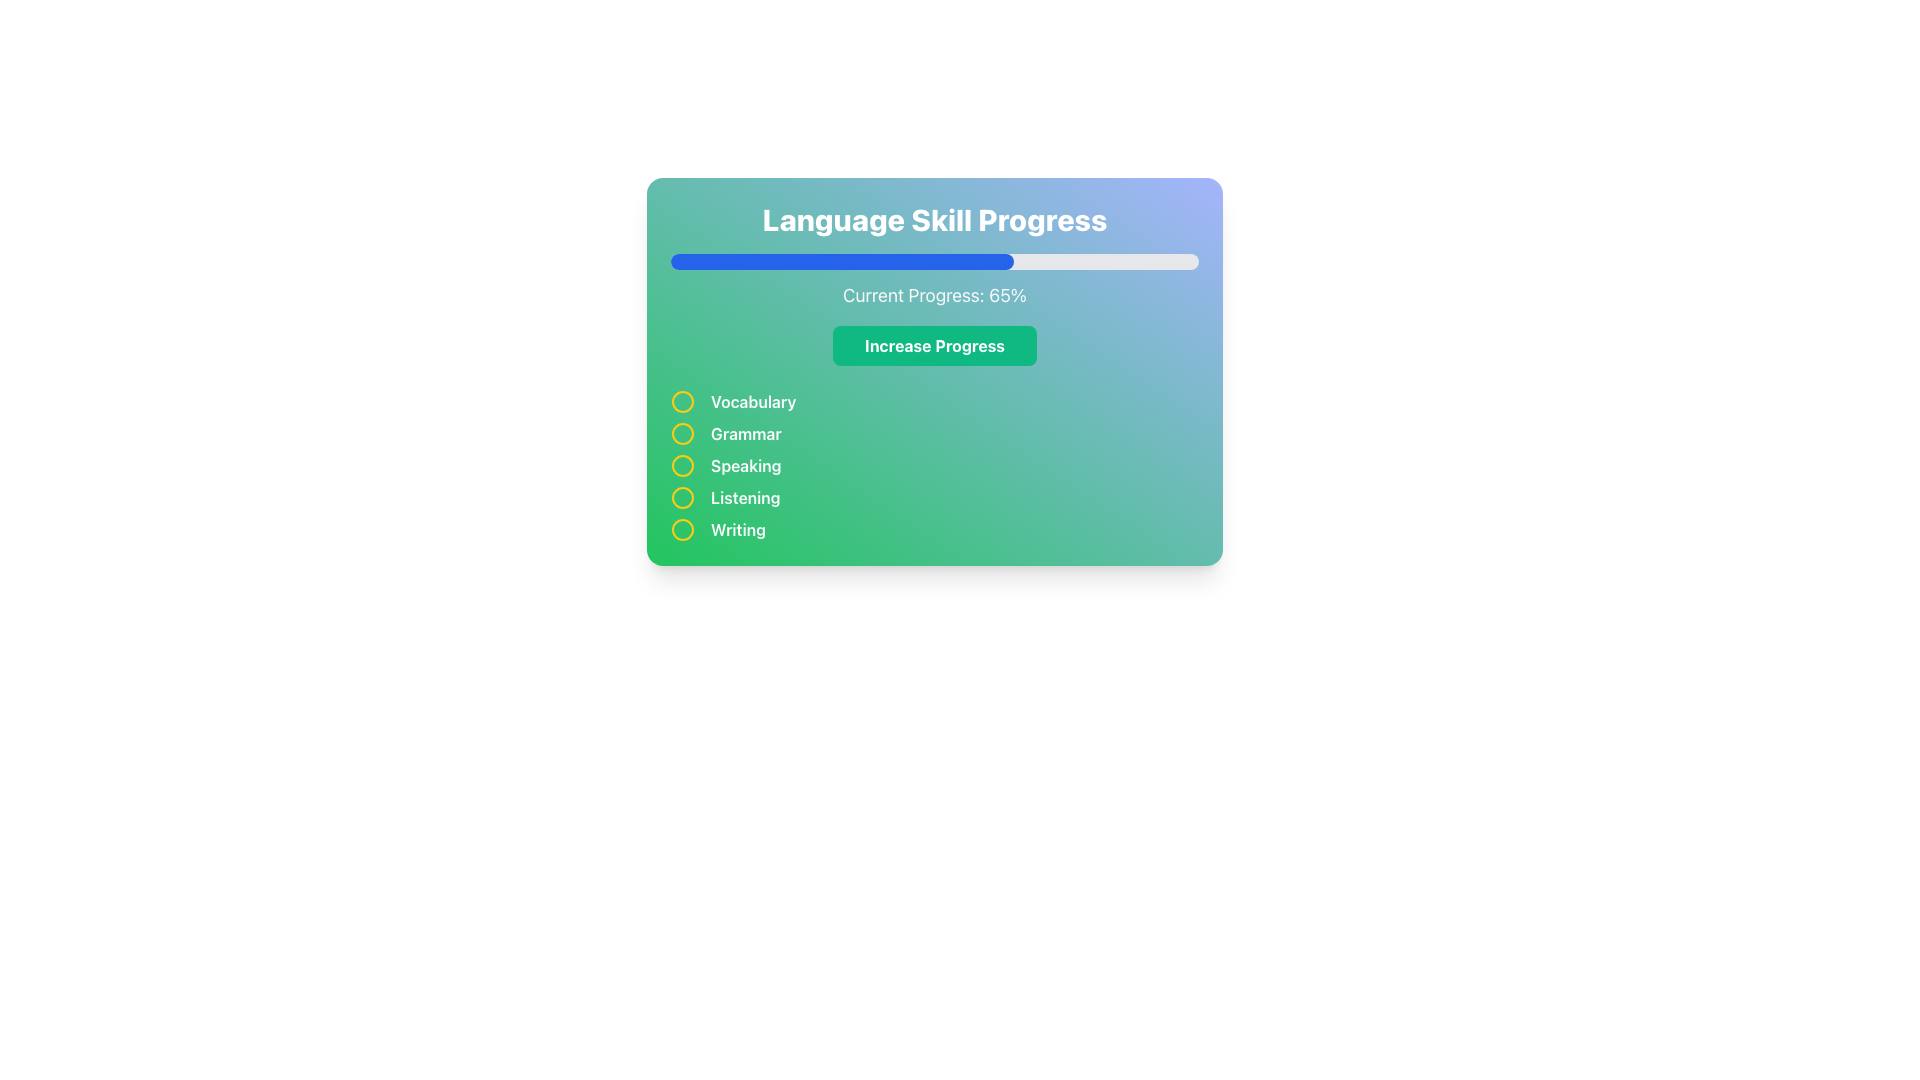 The width and height of the screenshot is (1920, 1080). What do you see at coordinates (682, 528) in the screenshot?
I see `the circular yellow marker icon located near the bottom of the checklist, specifically aligned with the 'Writing' label as the fifth item` at bounding box center [682, 528].